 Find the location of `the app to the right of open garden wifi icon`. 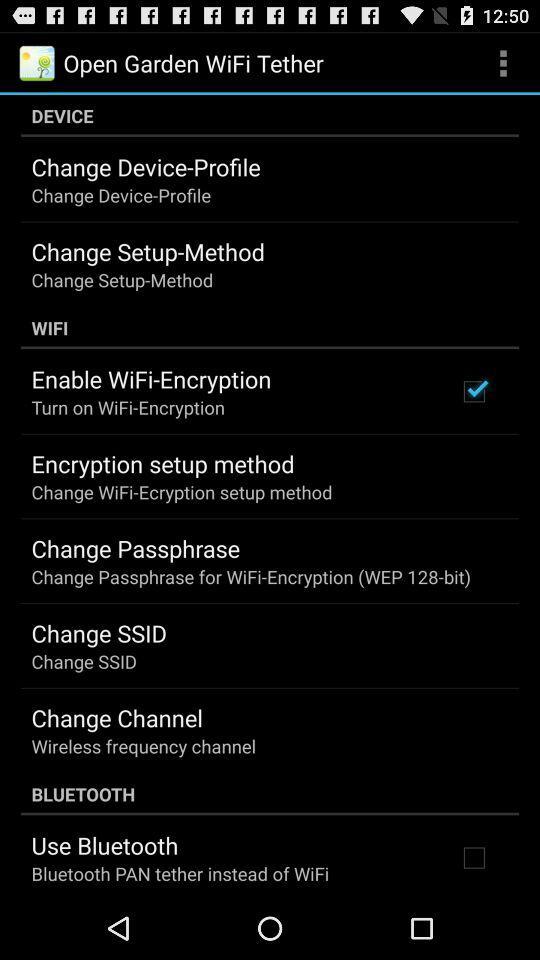

the app to the right of open garden wifi icon is located at coordinates (502, 62).